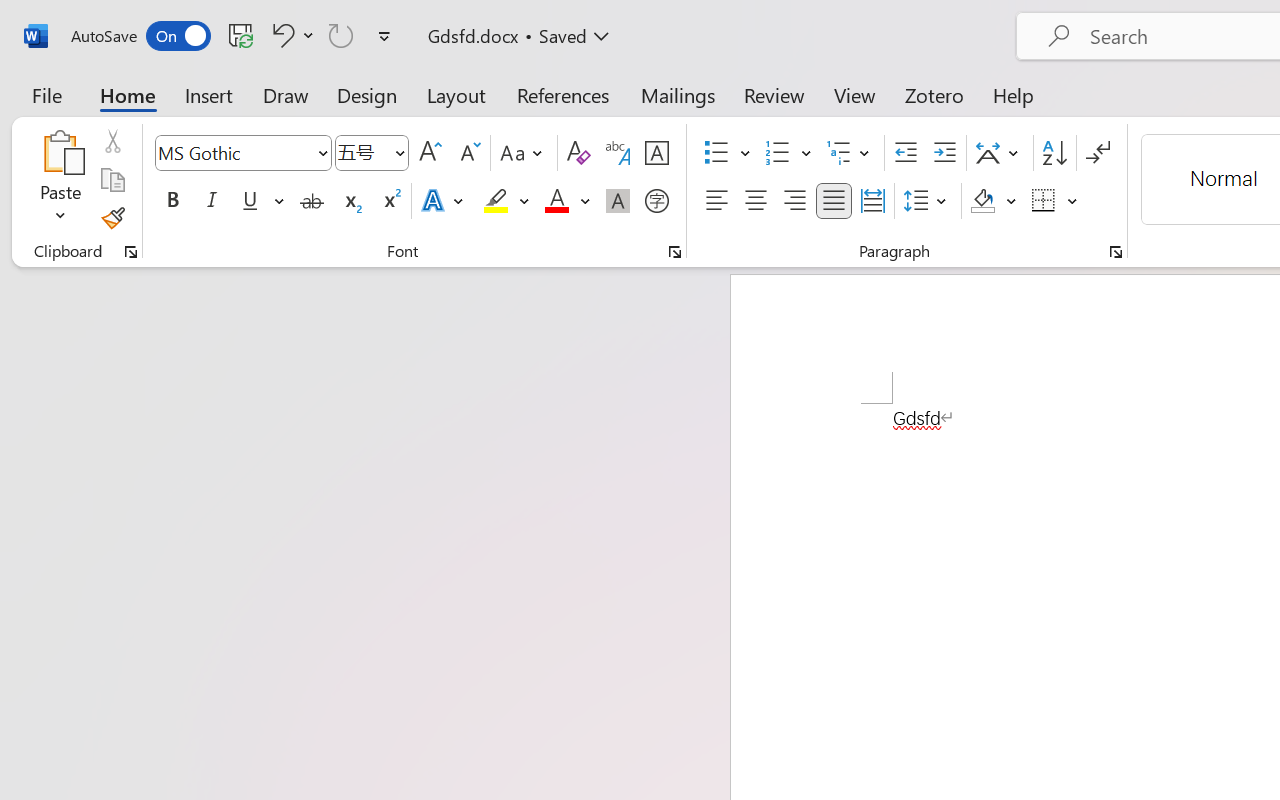 The width and height of the screenshot is (1280, 800). I want to click on 'Asian Layout', so click(1000, 153).